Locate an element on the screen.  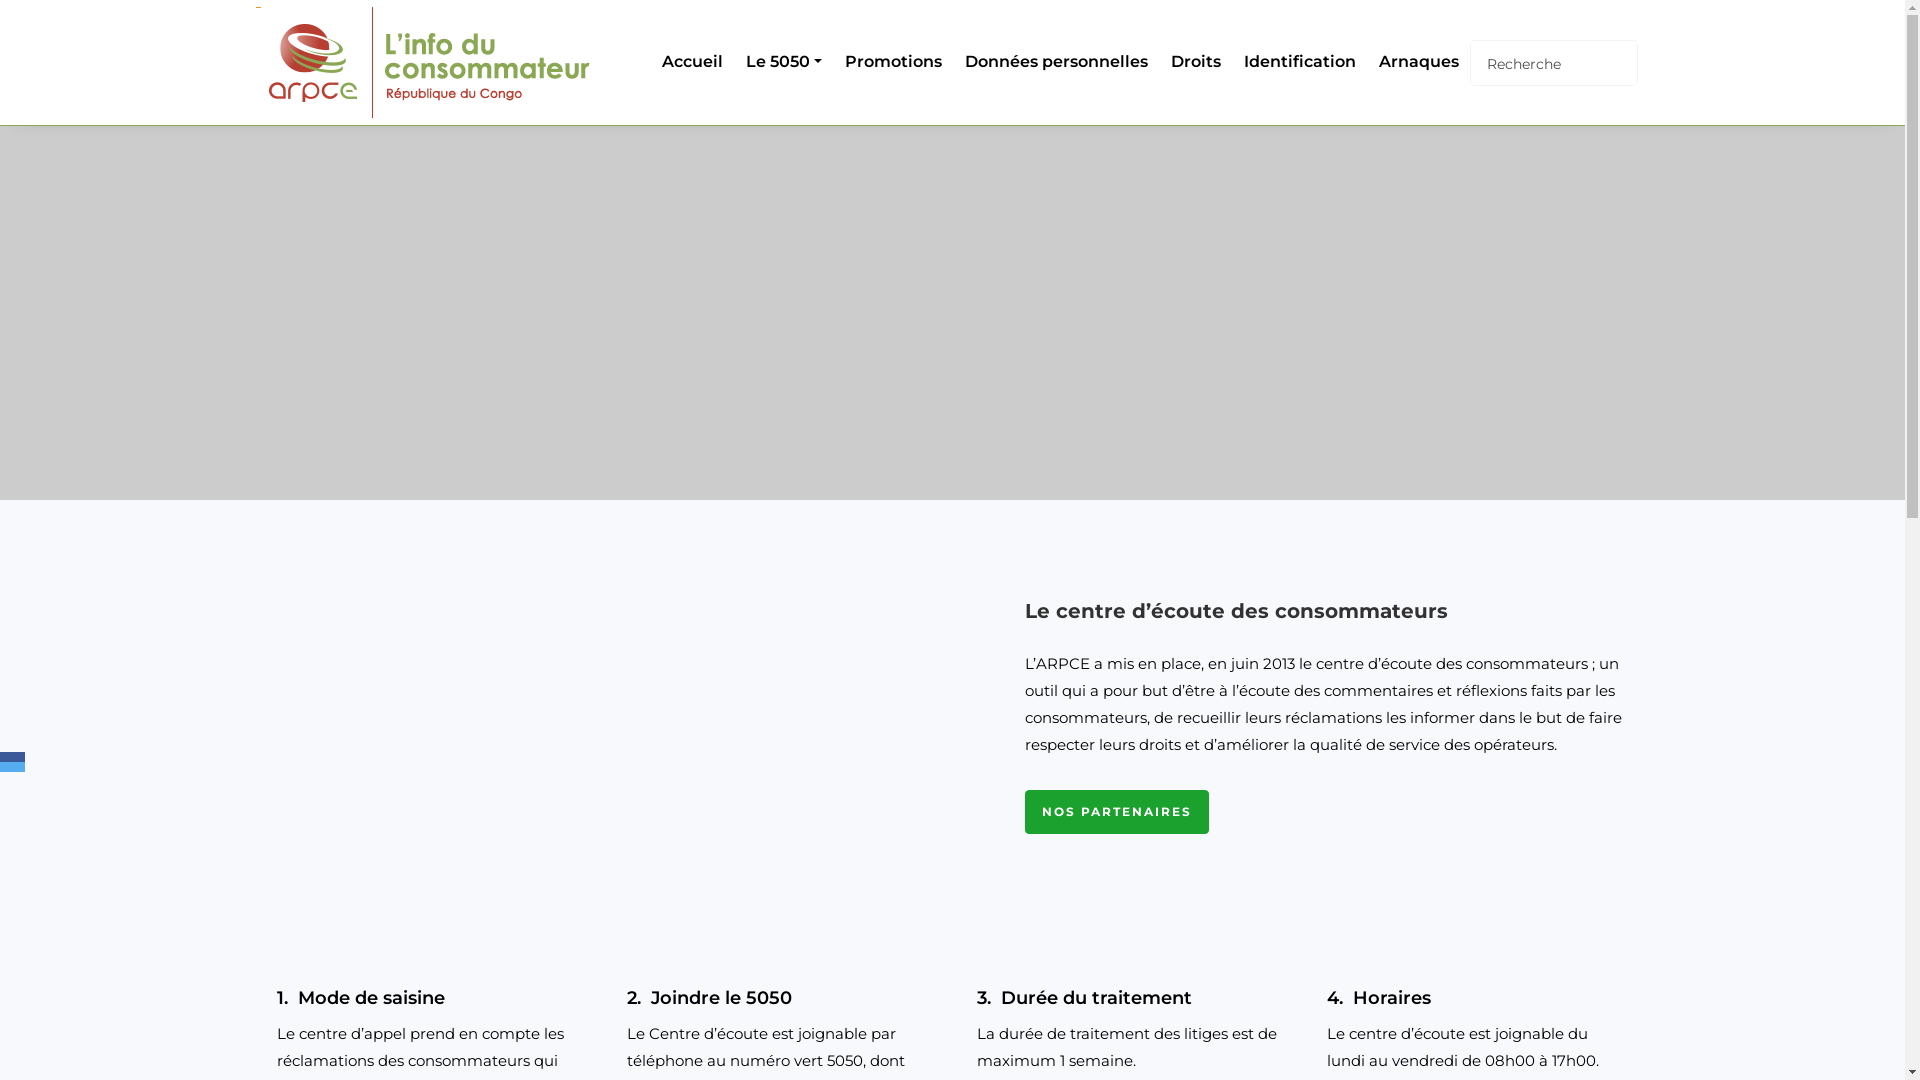
'Droits' is located at coordinates (1192, 61).